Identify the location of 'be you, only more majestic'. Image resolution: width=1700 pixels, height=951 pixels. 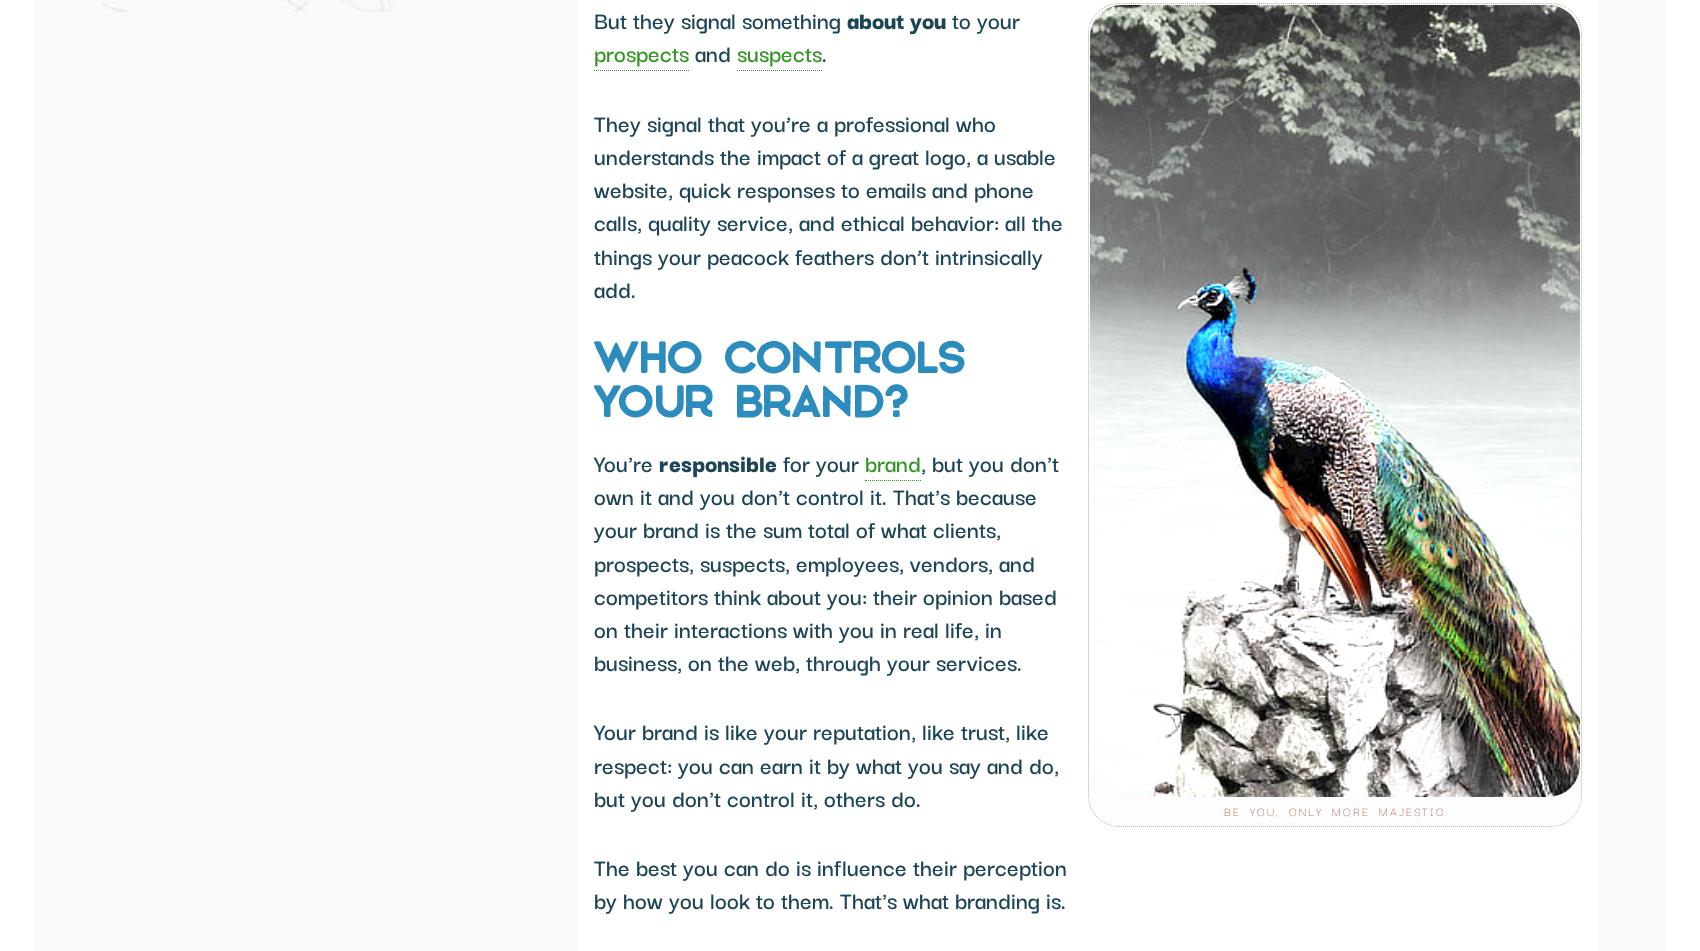
(1223, 810).